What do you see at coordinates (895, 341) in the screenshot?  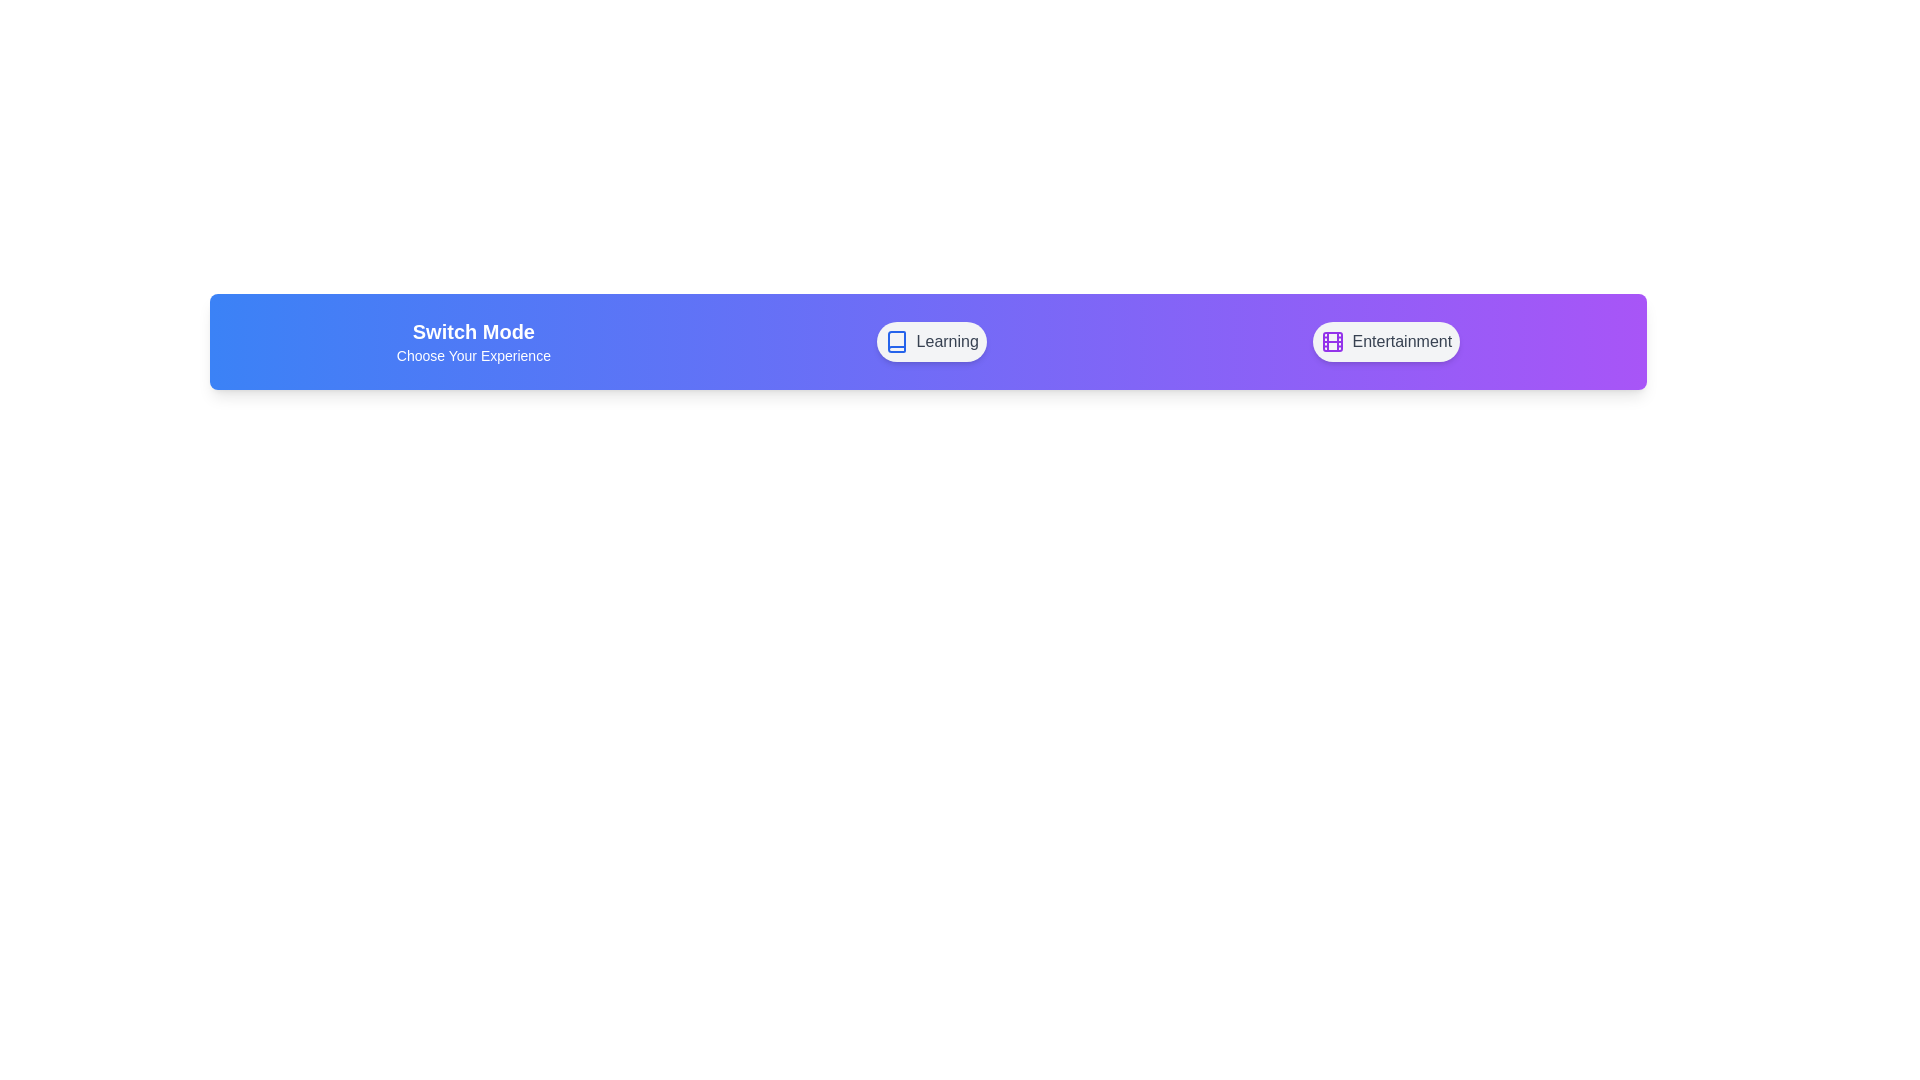 I see `the blue book-shaped icon that is located adjacent to the 'Learning' label in the horizontal selector bar` at bounding box center [895, 341].